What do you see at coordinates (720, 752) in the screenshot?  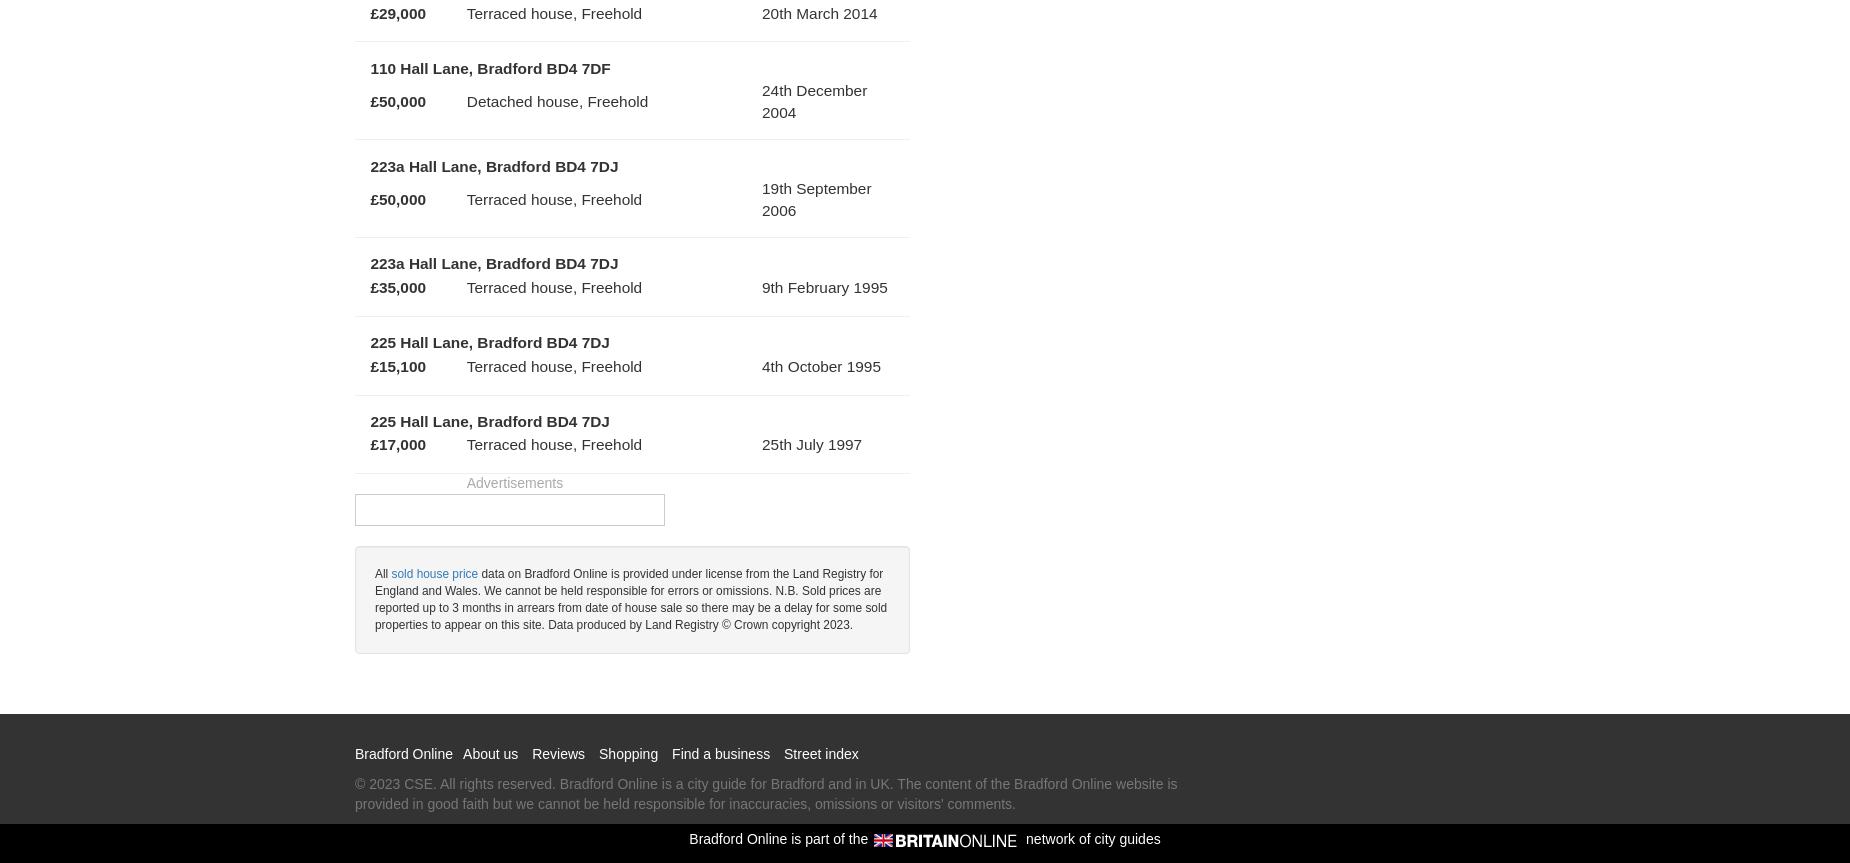 I see `'Find a business'` at bounding box center [720, 752].